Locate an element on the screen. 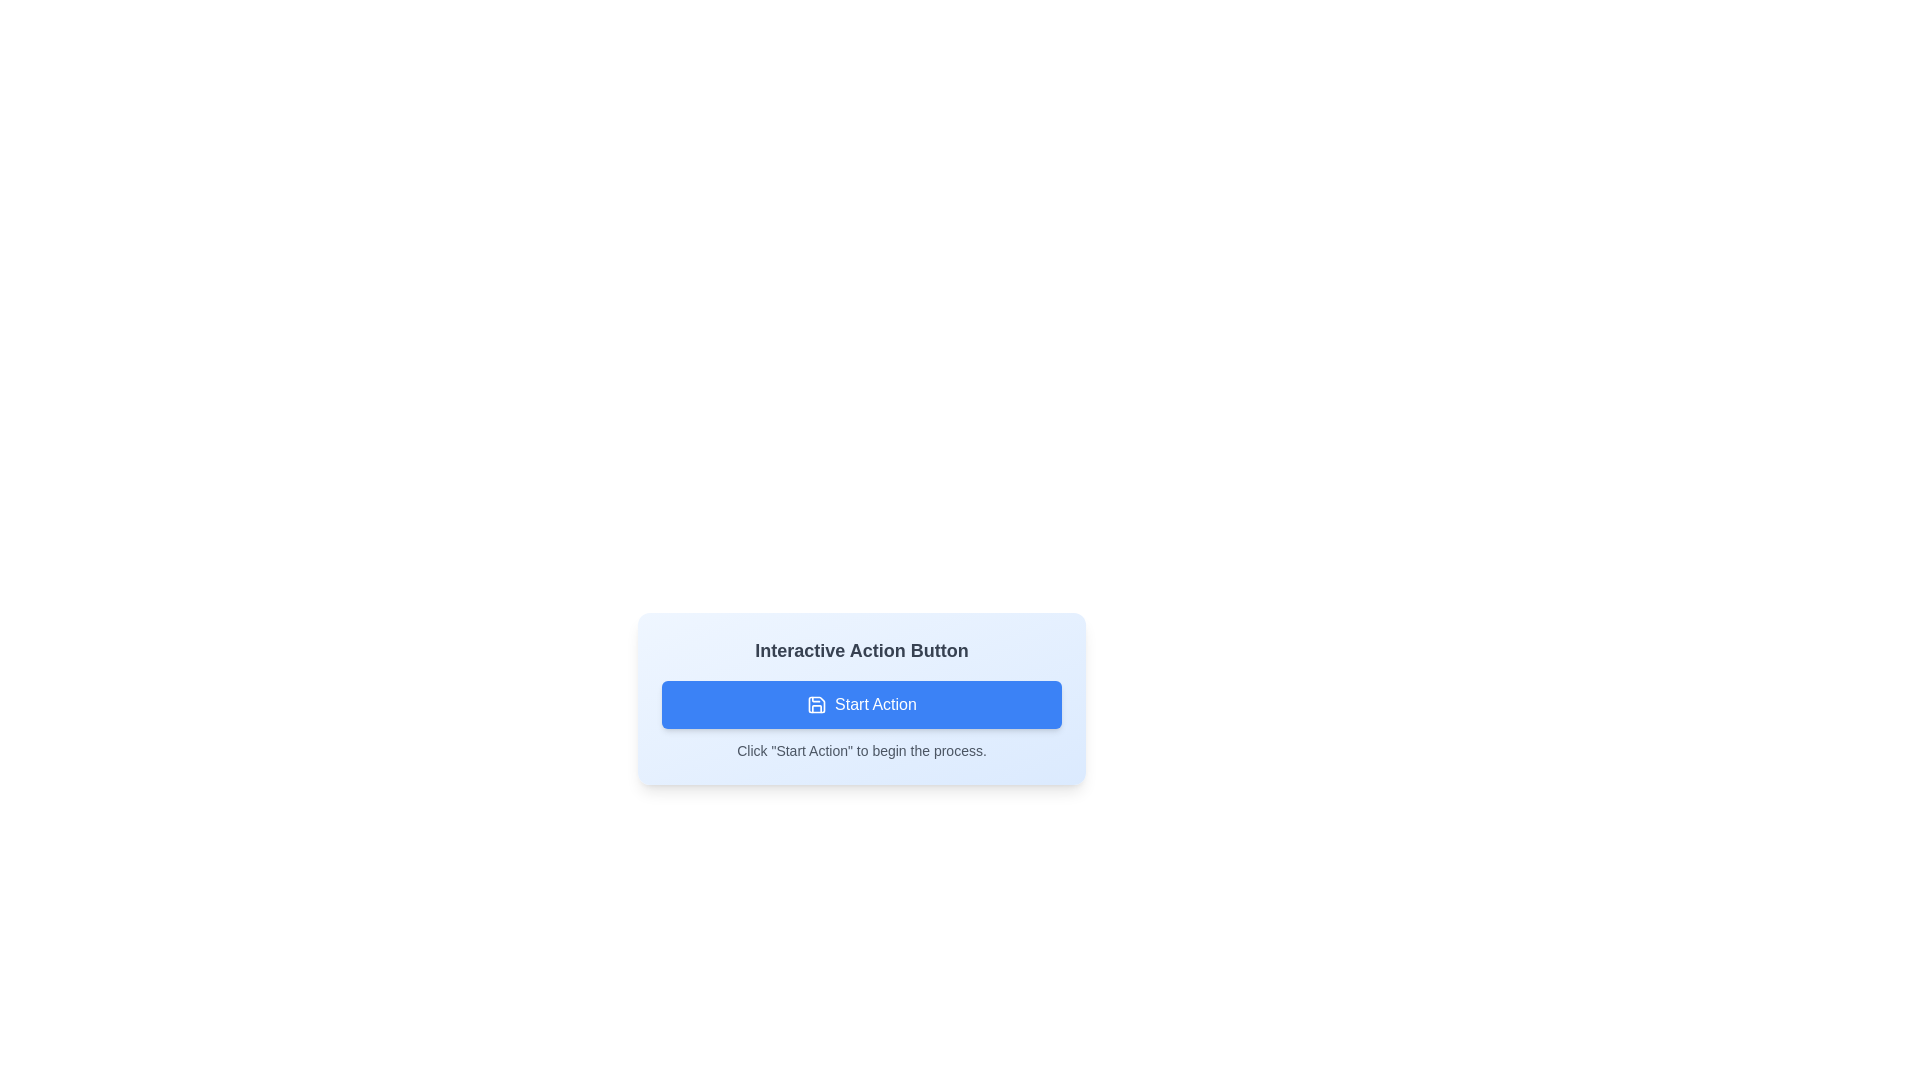 This screenshot has height=1080, width=1920. the static text label that reads 'Interactive Action Button', which is styled with bold, large font and dark gray color against a light blue gradient background, centrally positioned above the 'Start Action' button is located at coordinates (862, 651).